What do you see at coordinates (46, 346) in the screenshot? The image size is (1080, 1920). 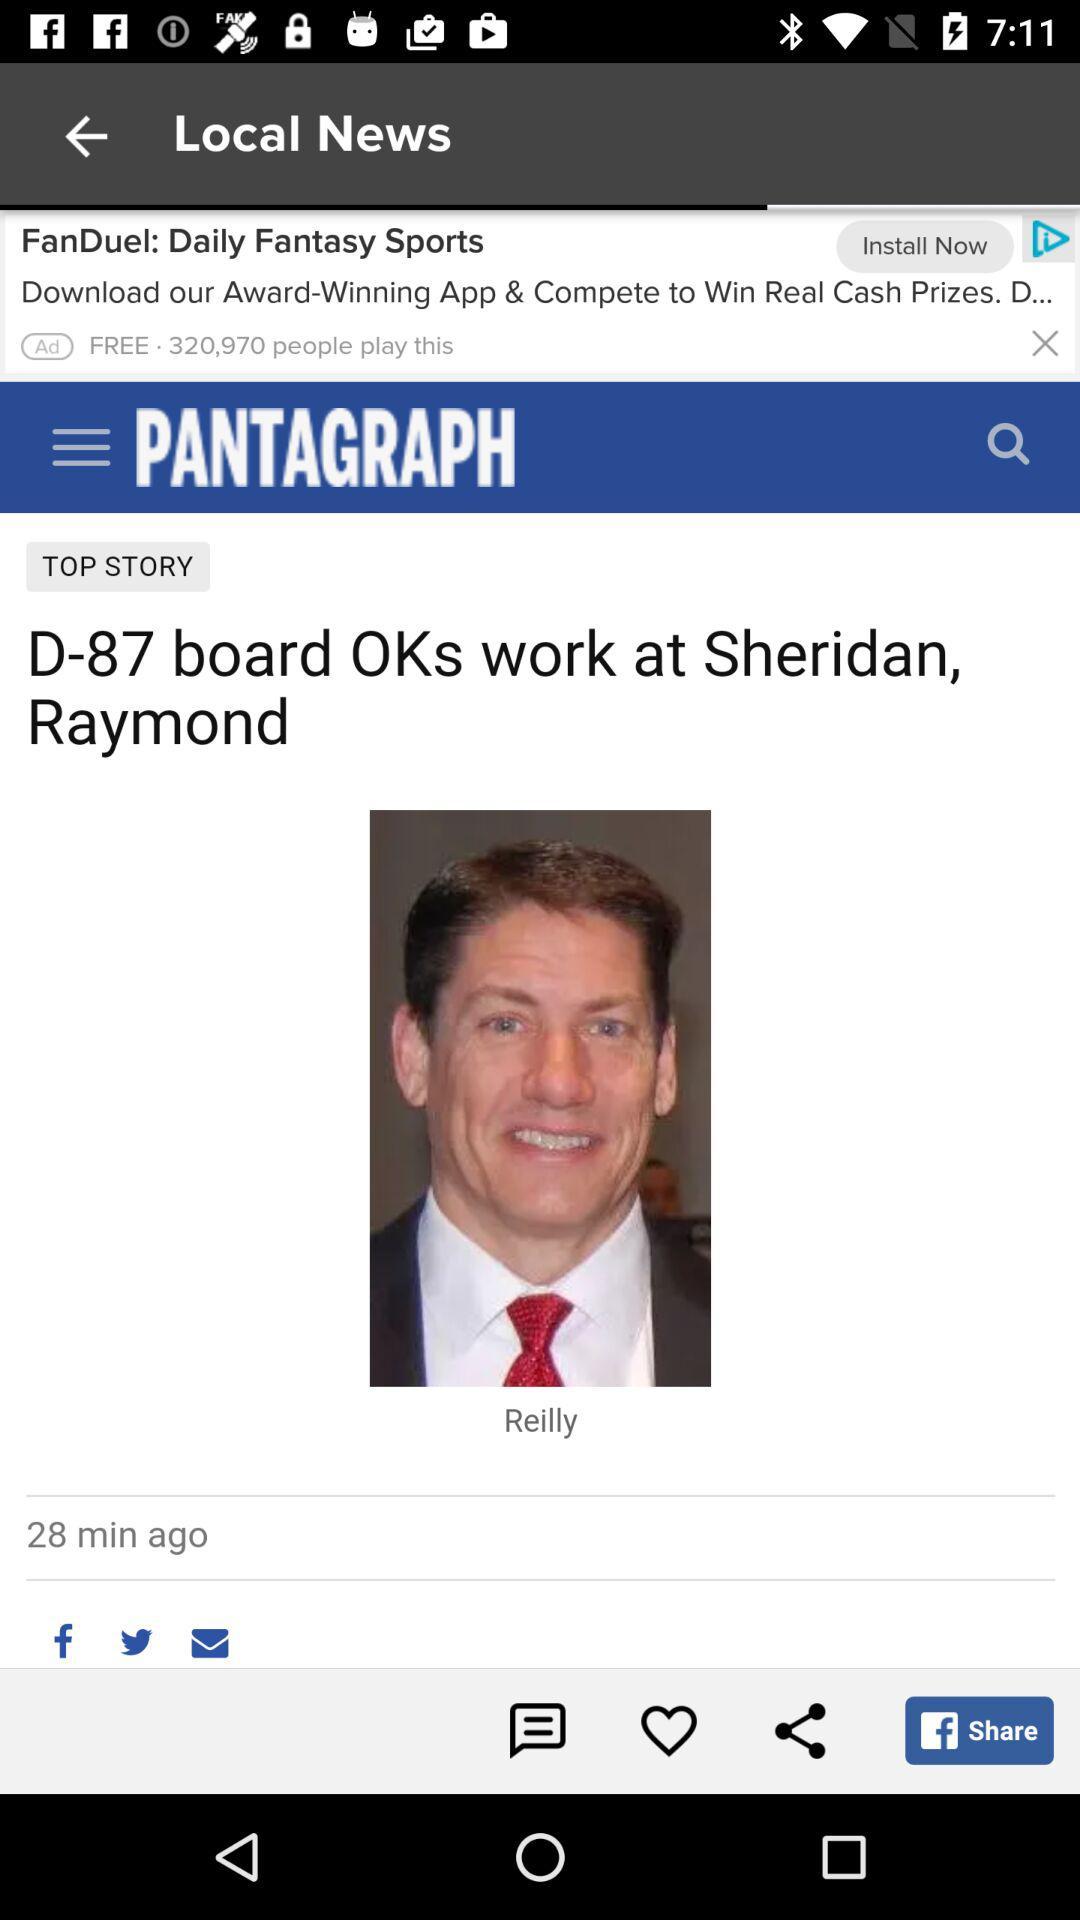 I see `description` at bounding box center [46, 346].